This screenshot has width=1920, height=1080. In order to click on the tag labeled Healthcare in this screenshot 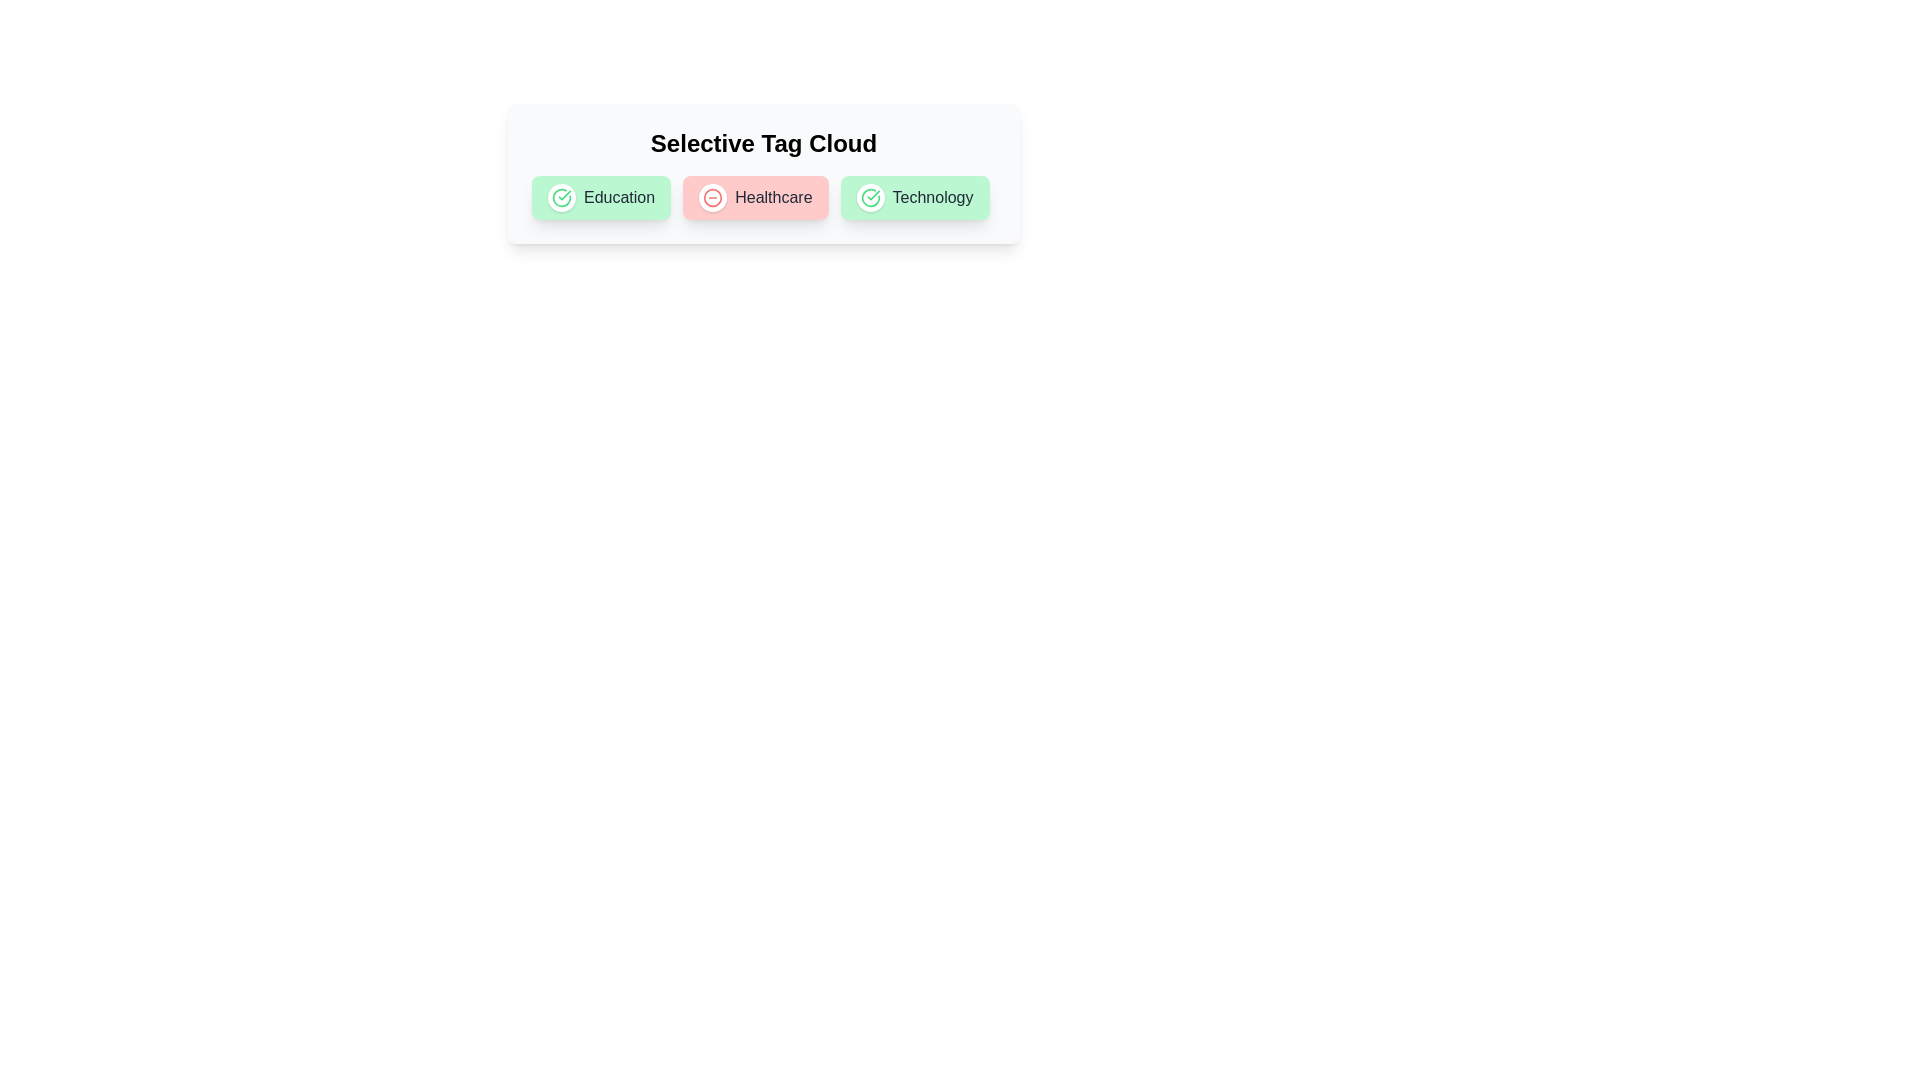, I will do `click(713, 197)`.